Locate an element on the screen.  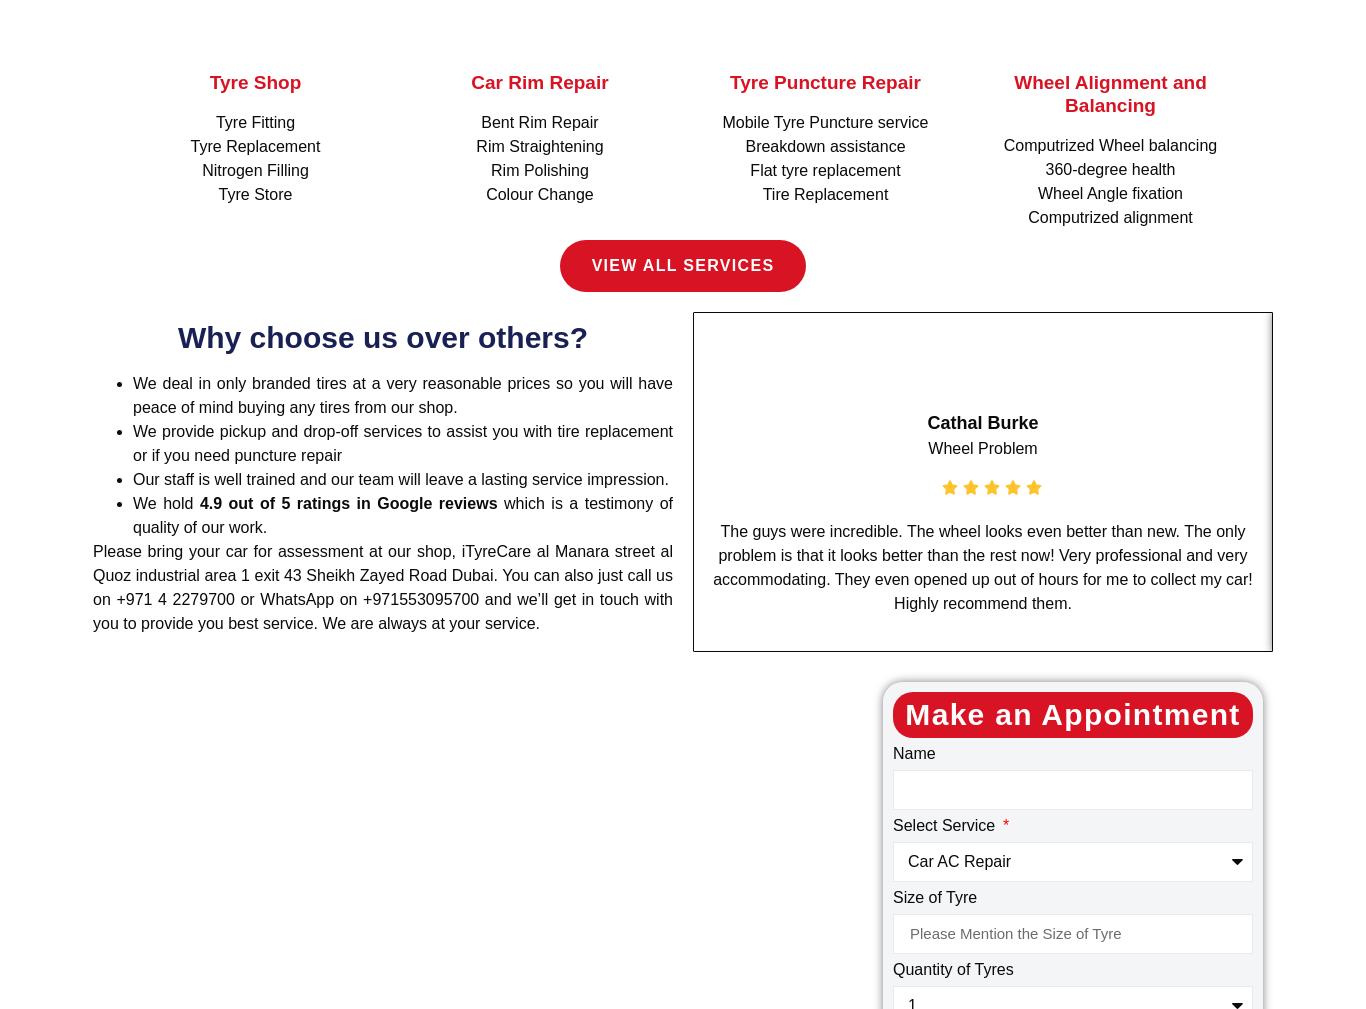
'Why choose us over others?' is located at coordinates (381, 335).